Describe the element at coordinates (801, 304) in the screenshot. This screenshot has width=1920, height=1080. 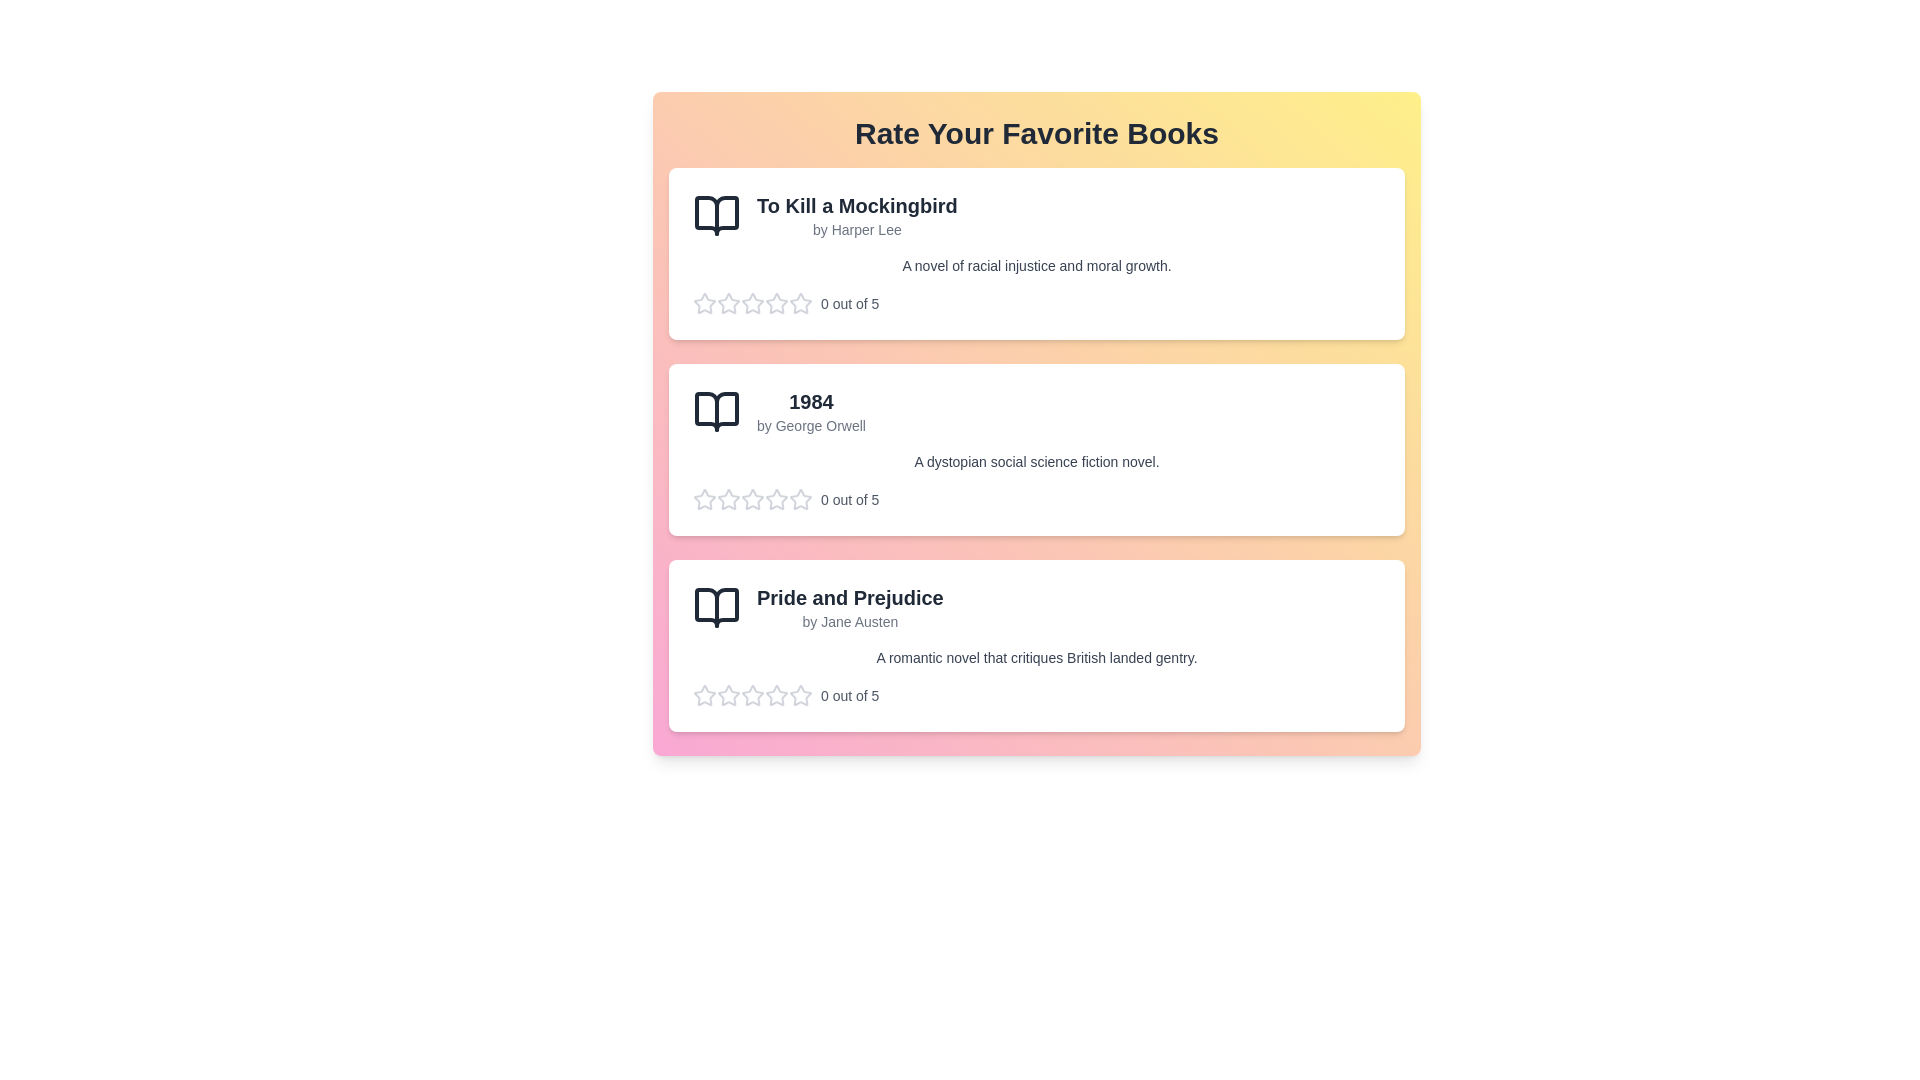
I see `the fifth star in the rating system for the card titled 'To Kill a Mockingbird.' This star is gray and part of a row of five icons, indicating it is a selectable option` at that location.